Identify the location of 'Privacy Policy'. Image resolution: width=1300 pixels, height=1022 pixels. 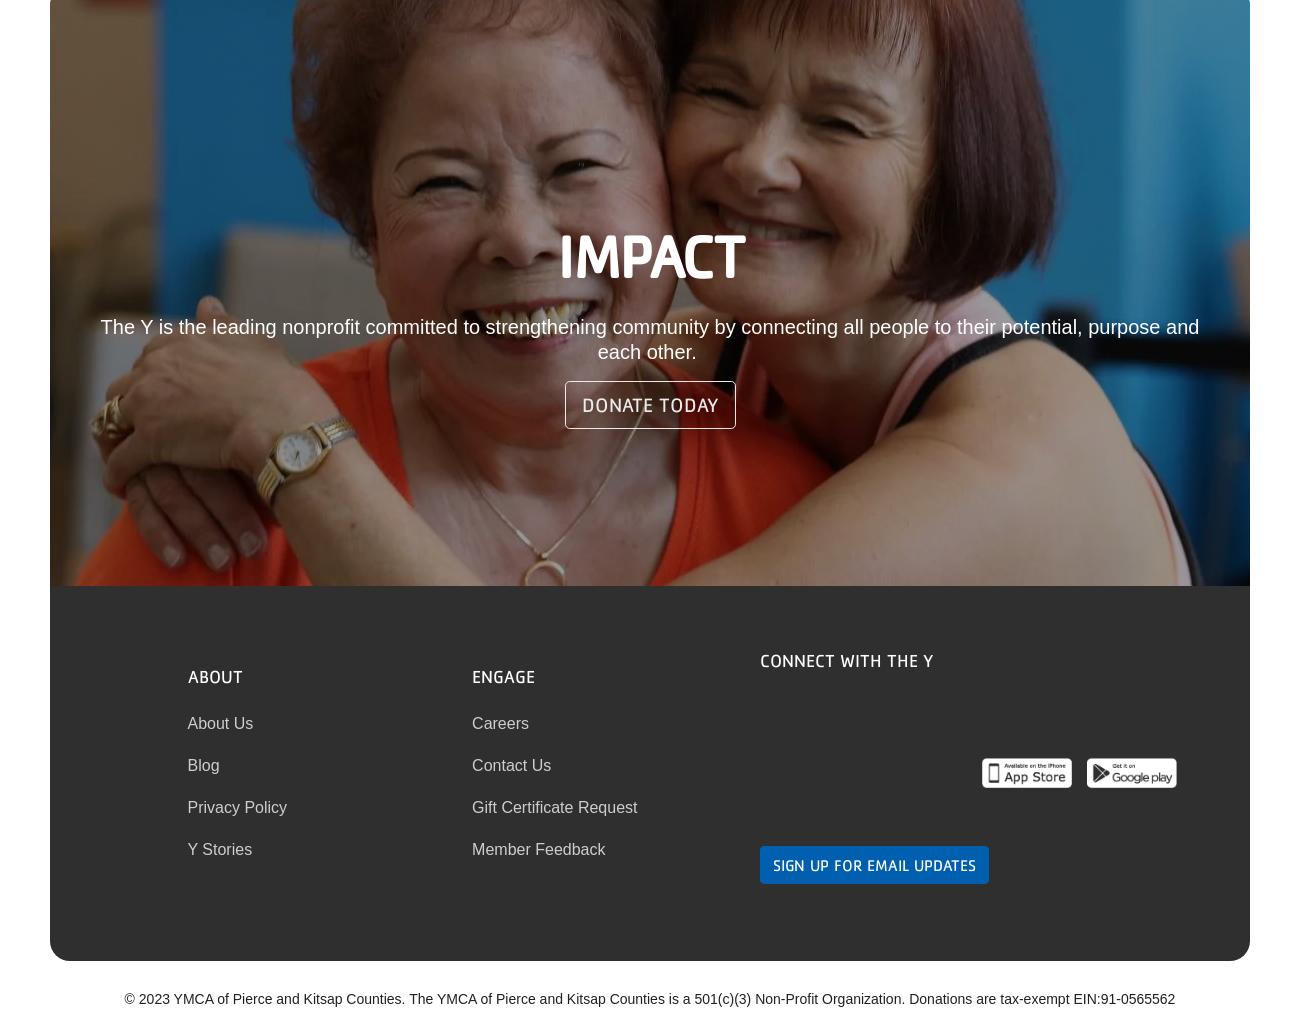
(186, 805).